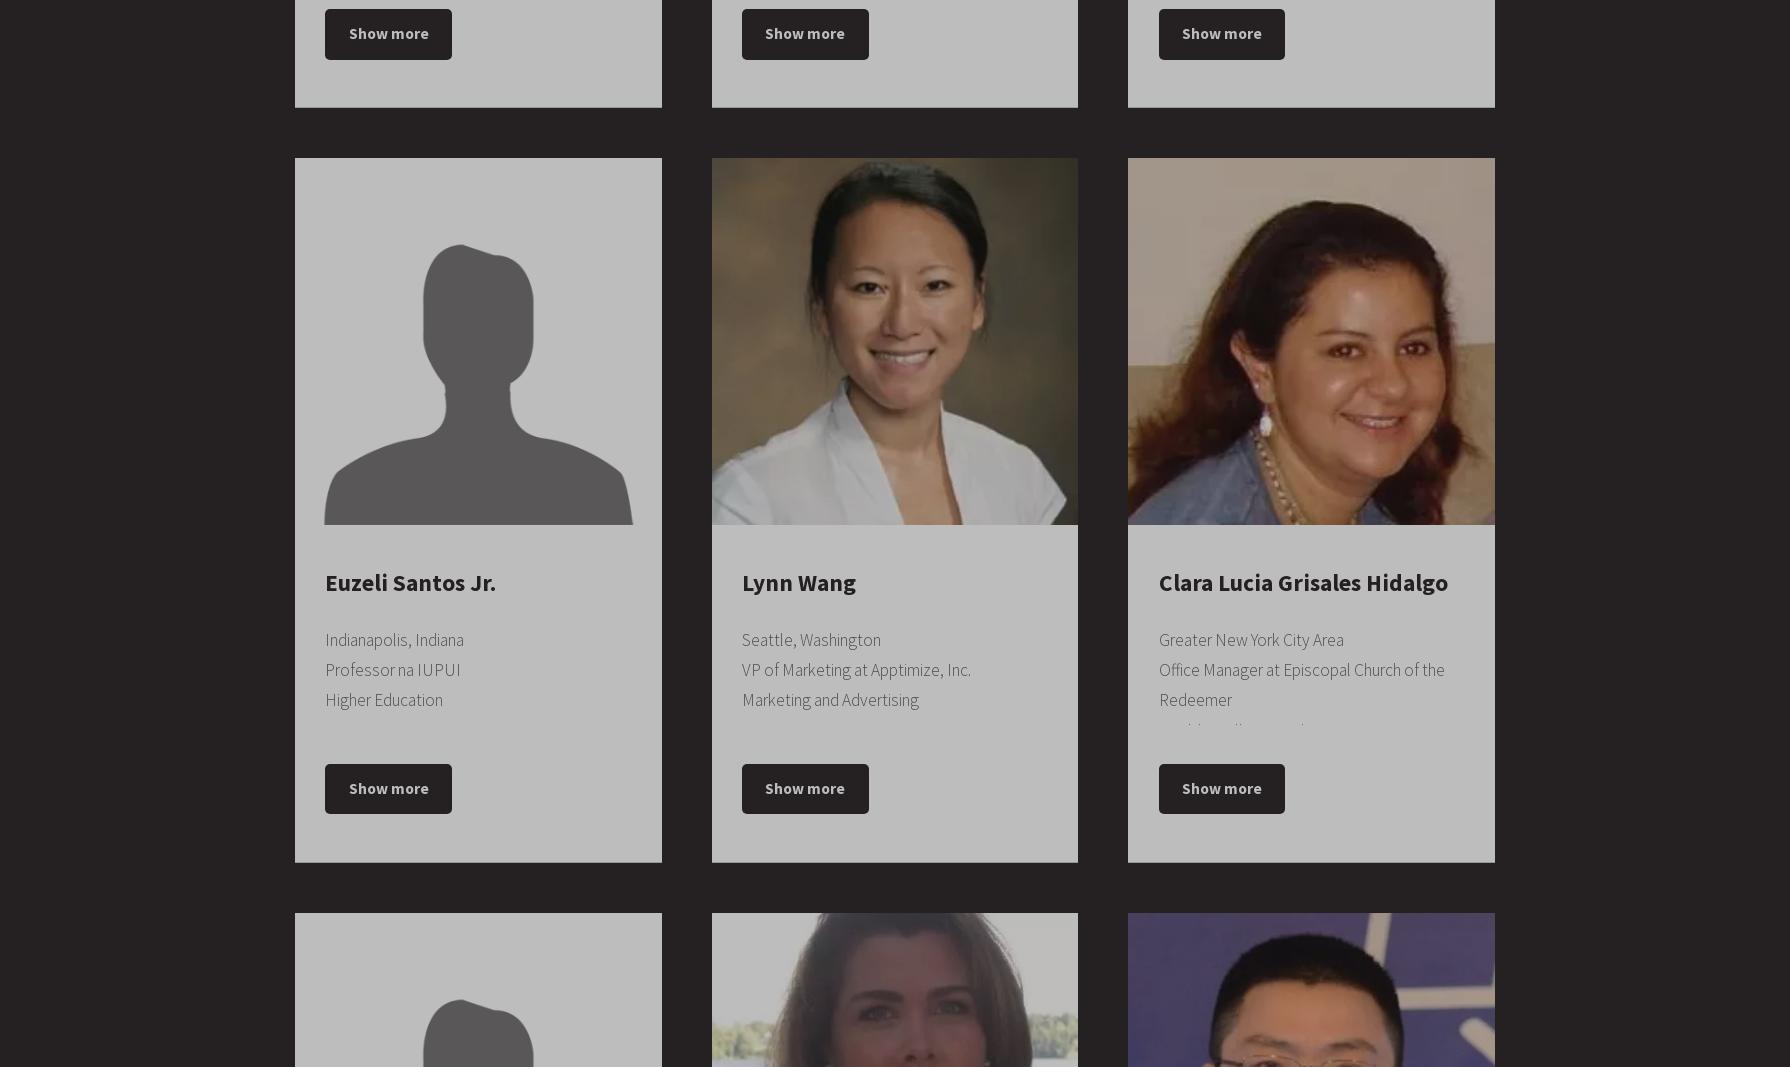 The height and width of the screenshot is (1067, 1790). What do you see at coordinates (1304, 597) in the screenshot?
I see `'BS of Business Administration, Emphasis in Marketing and Management'` at bounding box center [1304, 597].